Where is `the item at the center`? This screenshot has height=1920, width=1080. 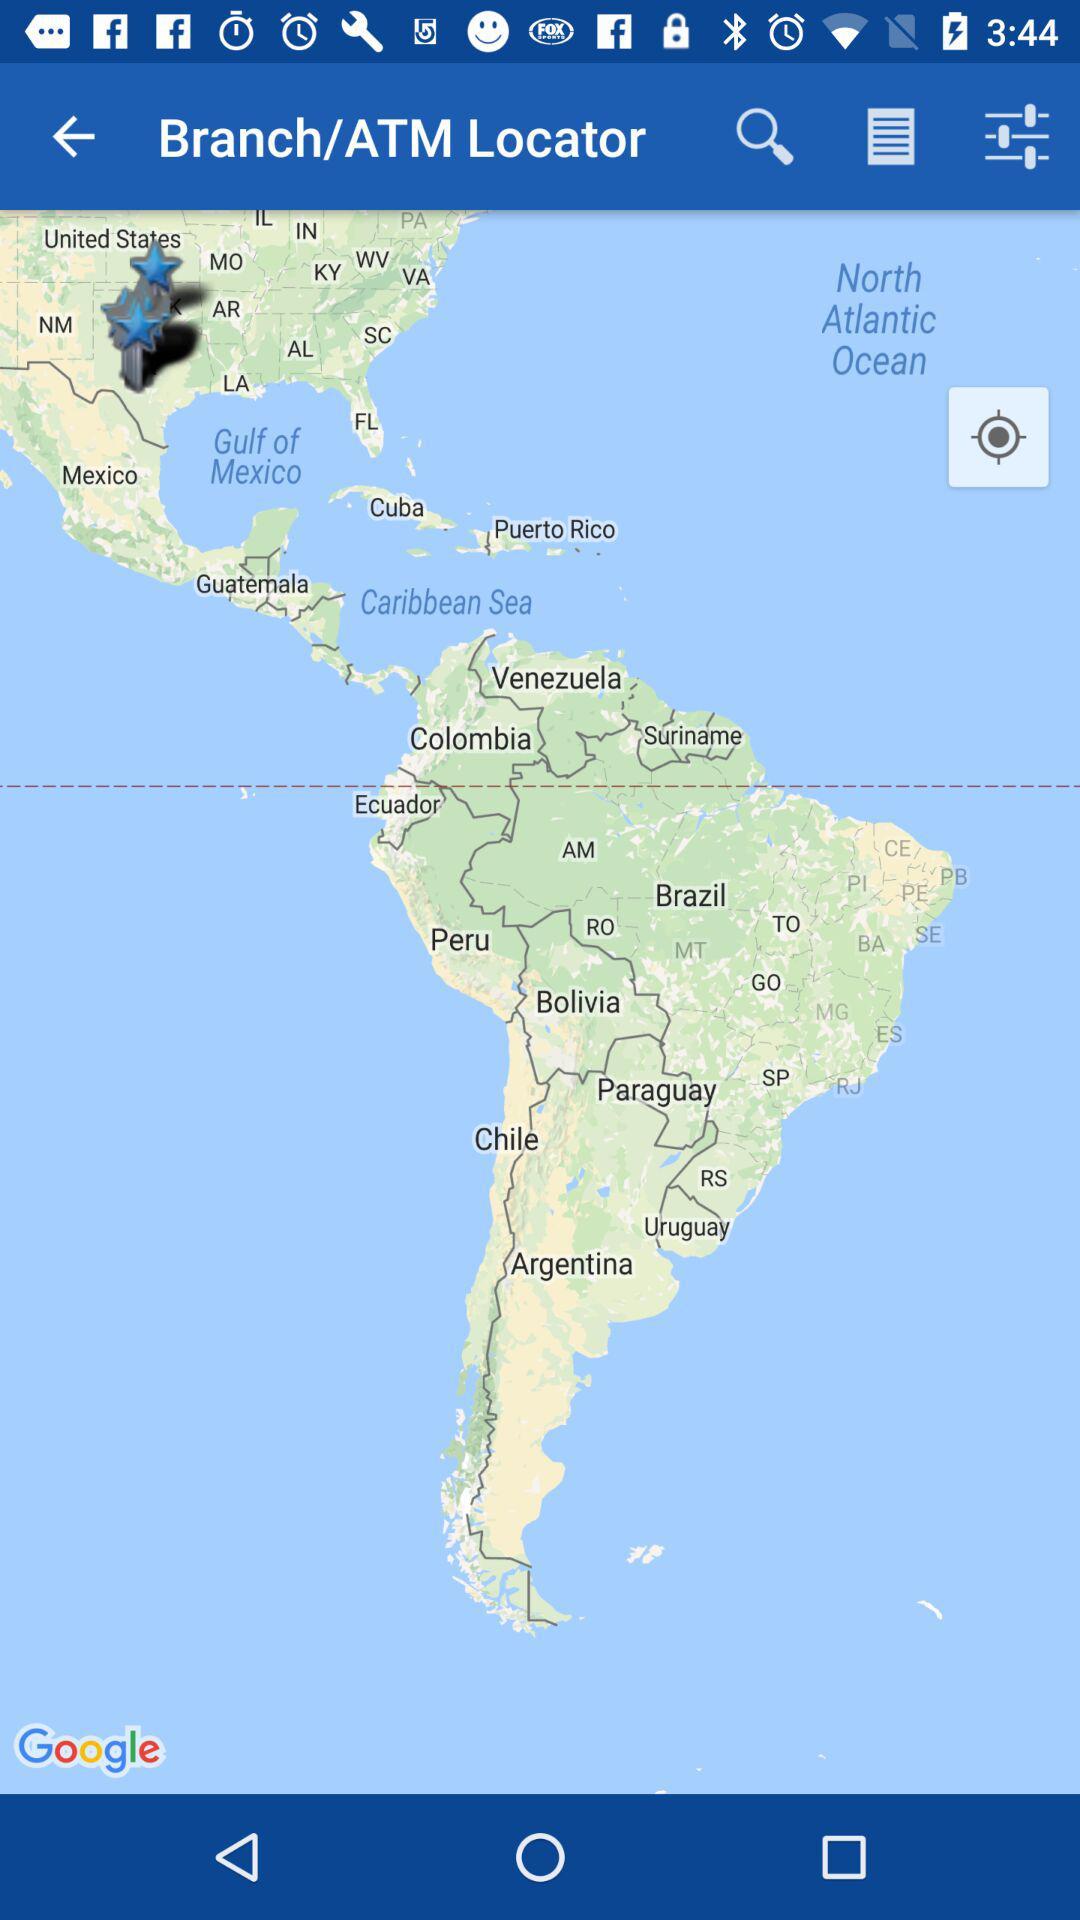
the item at the center is located at coordinates (540, 1002).